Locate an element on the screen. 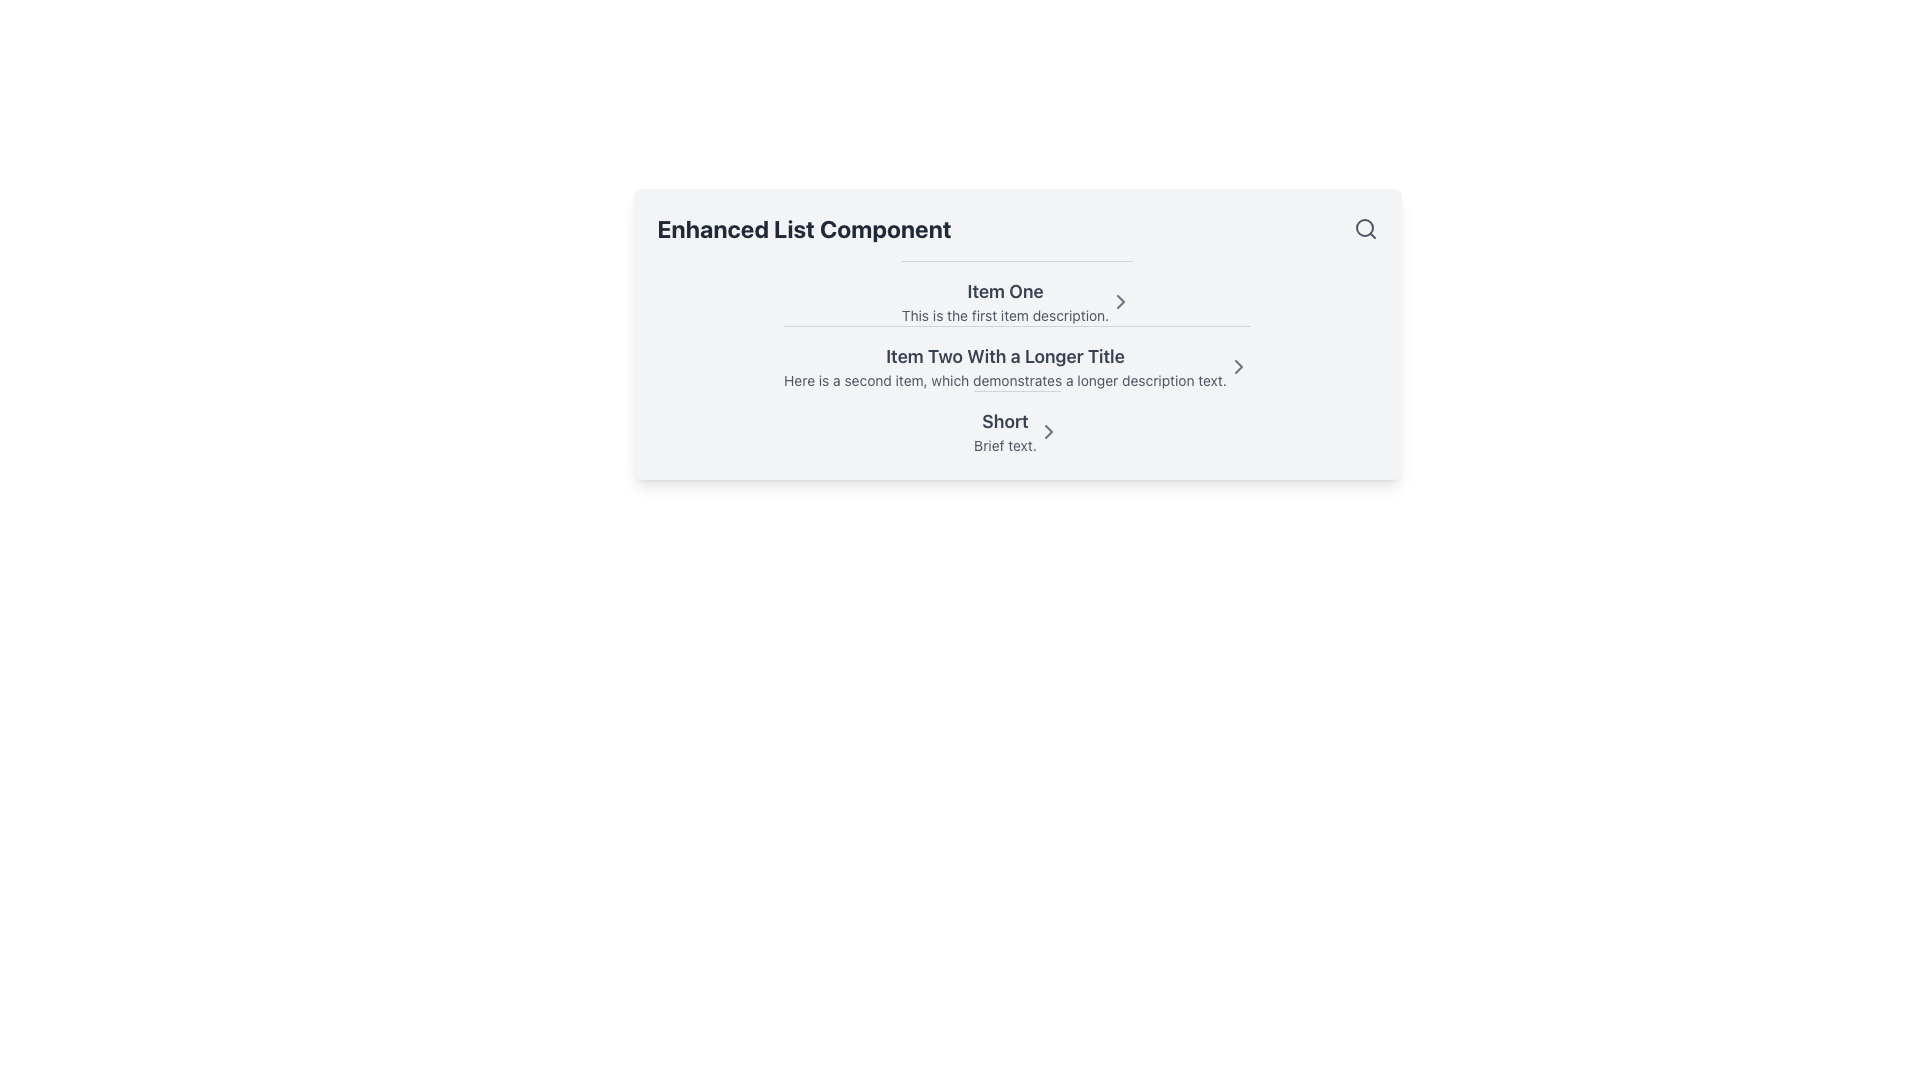  the first list item labeled 'Item One' with a description below it is located at coordinates (1017, 301).